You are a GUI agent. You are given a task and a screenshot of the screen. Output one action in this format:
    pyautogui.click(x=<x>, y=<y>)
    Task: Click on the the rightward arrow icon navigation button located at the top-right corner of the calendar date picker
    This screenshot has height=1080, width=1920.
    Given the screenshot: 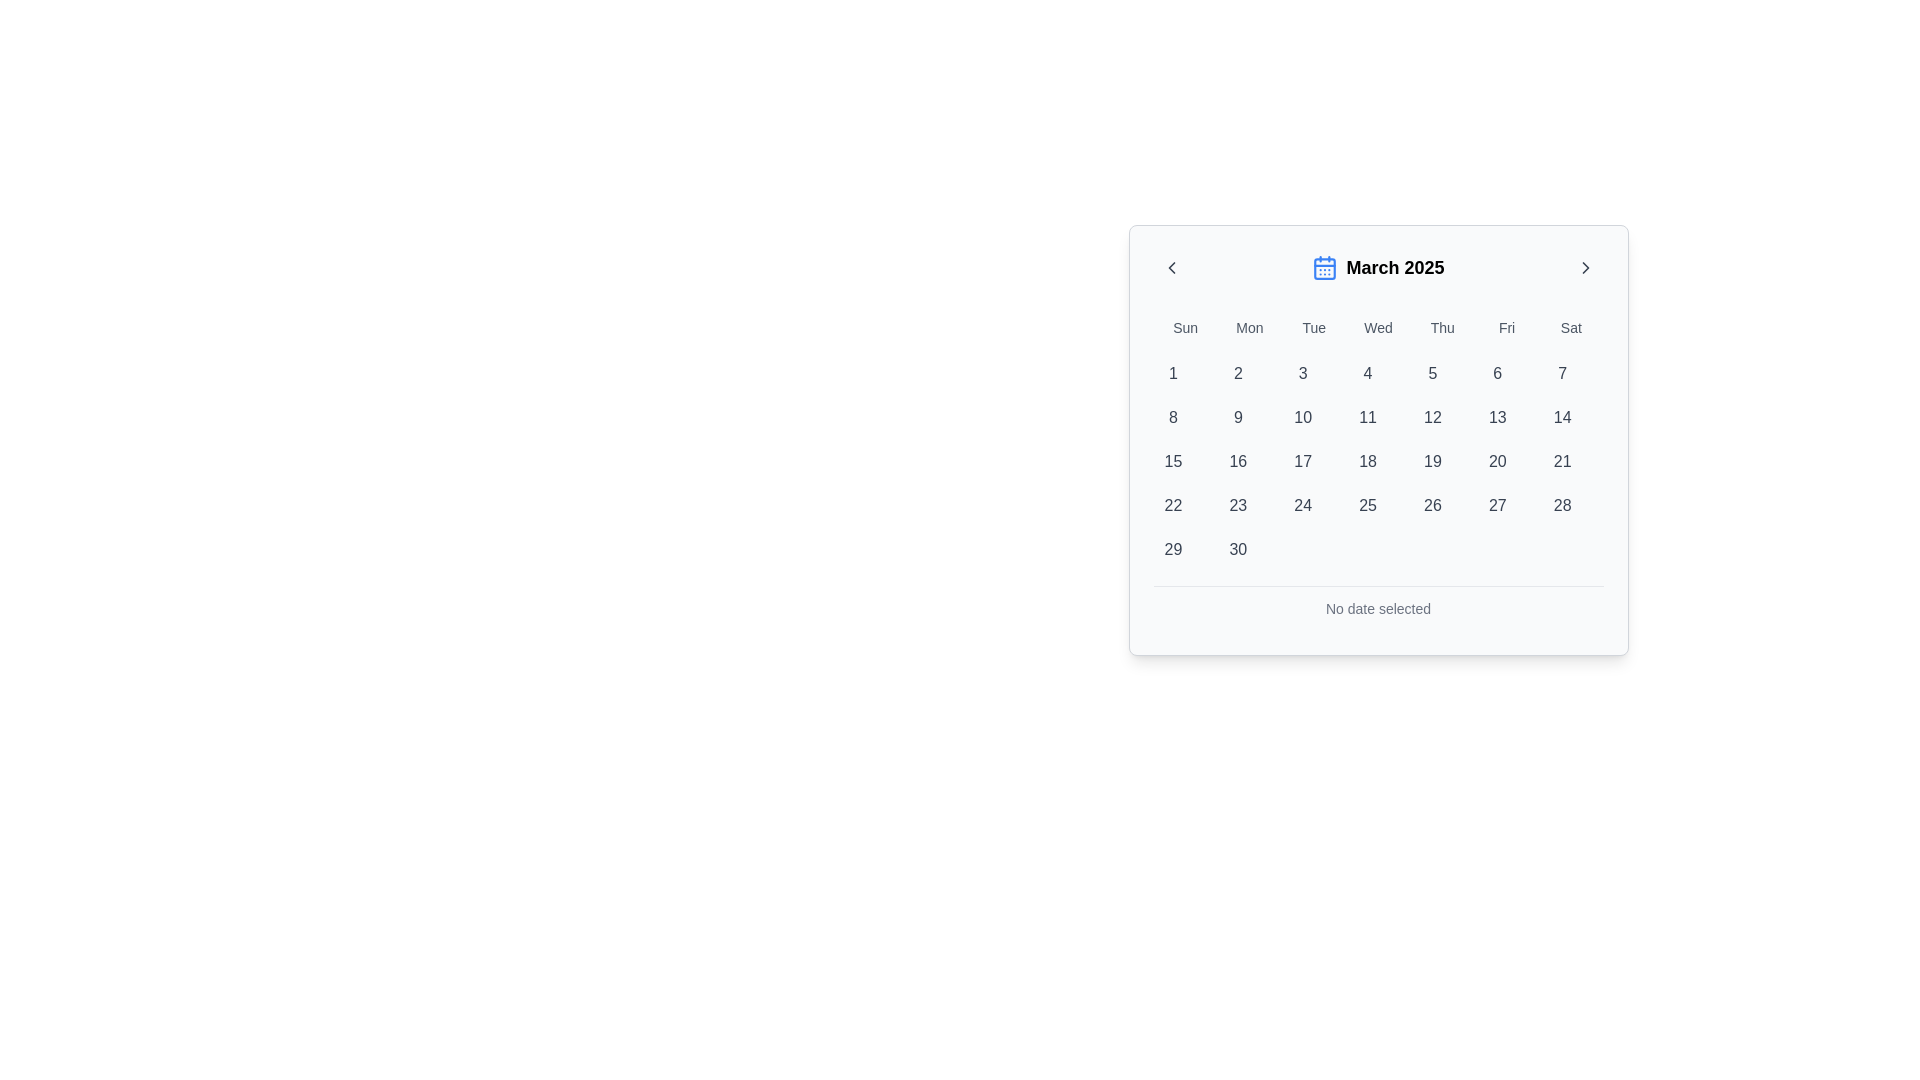 What is the action you would take?
    pyautogui.click(x=1584, y=266)
    